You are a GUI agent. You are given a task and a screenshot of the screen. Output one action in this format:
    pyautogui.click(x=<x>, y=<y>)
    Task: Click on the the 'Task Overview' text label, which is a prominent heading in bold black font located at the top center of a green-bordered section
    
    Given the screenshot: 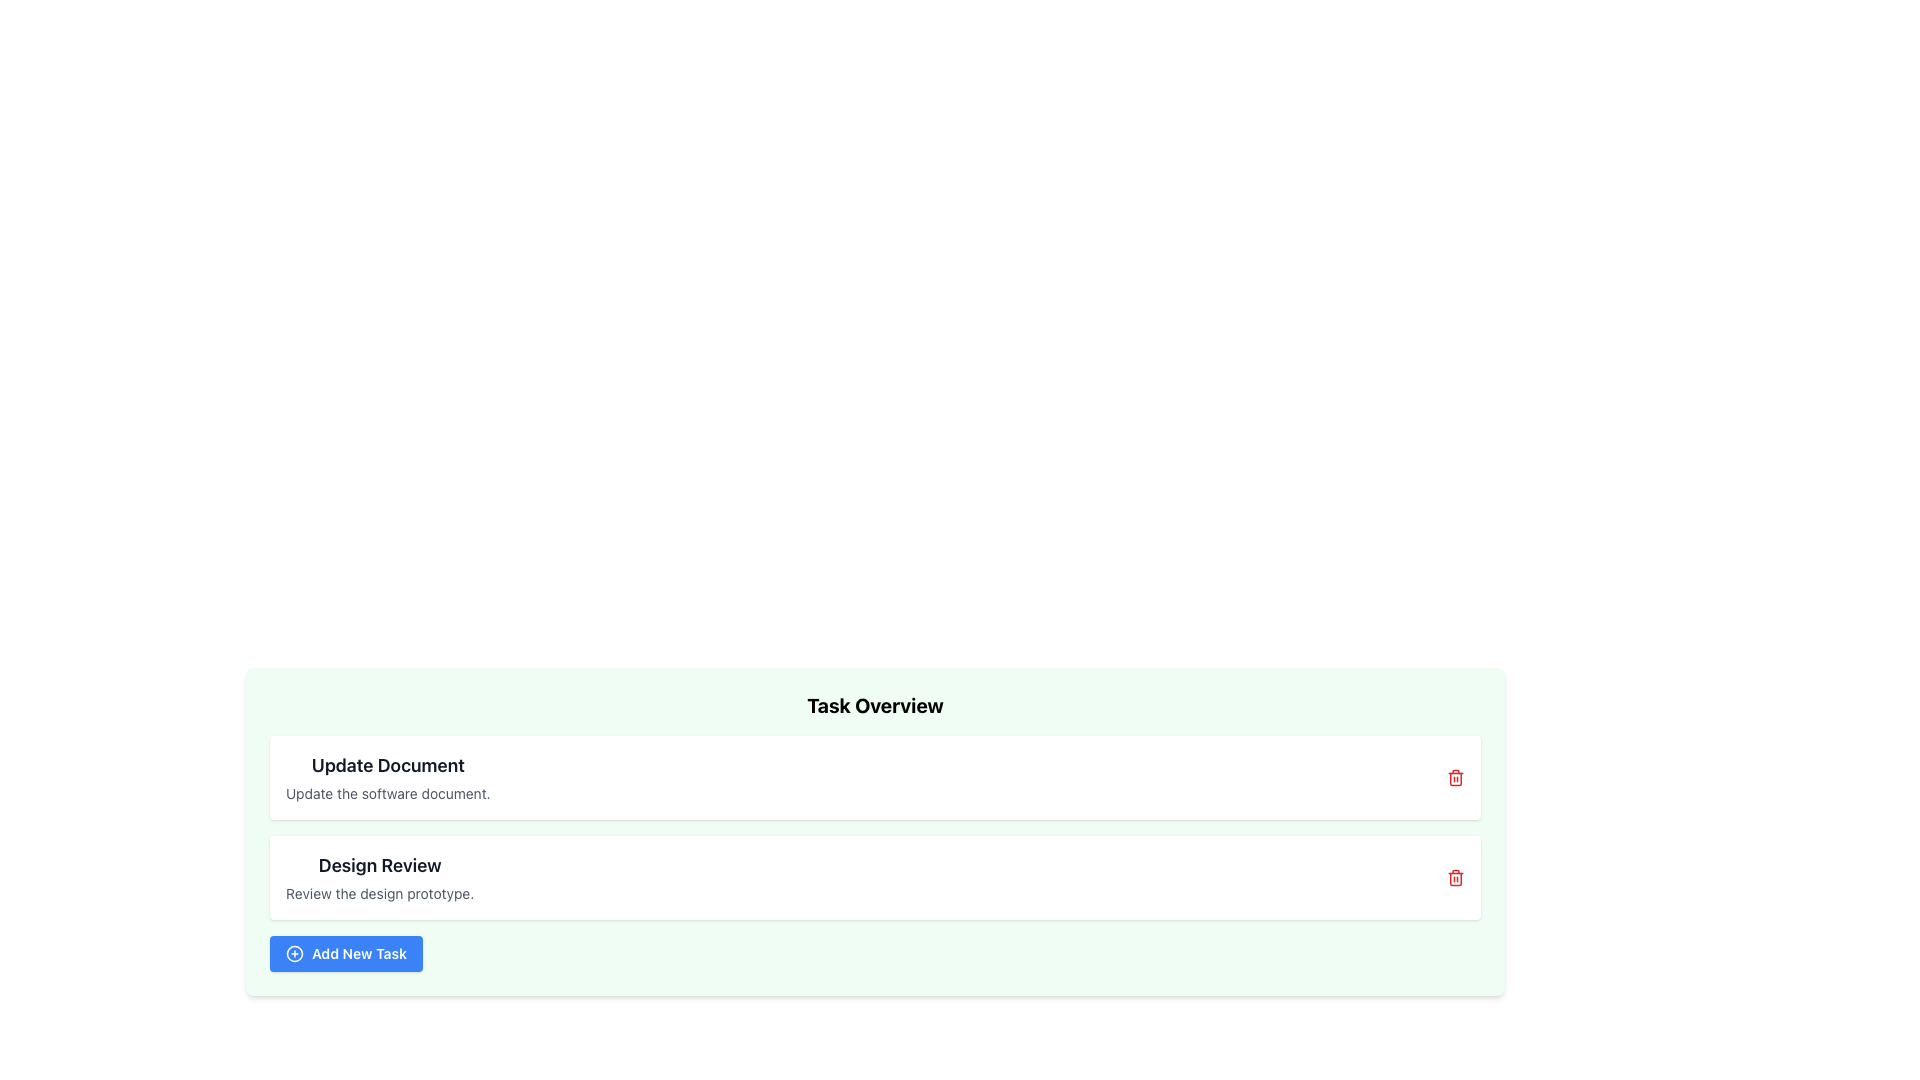 What is the action you would take?
    pyautogui.click(x=875, y=704)
    